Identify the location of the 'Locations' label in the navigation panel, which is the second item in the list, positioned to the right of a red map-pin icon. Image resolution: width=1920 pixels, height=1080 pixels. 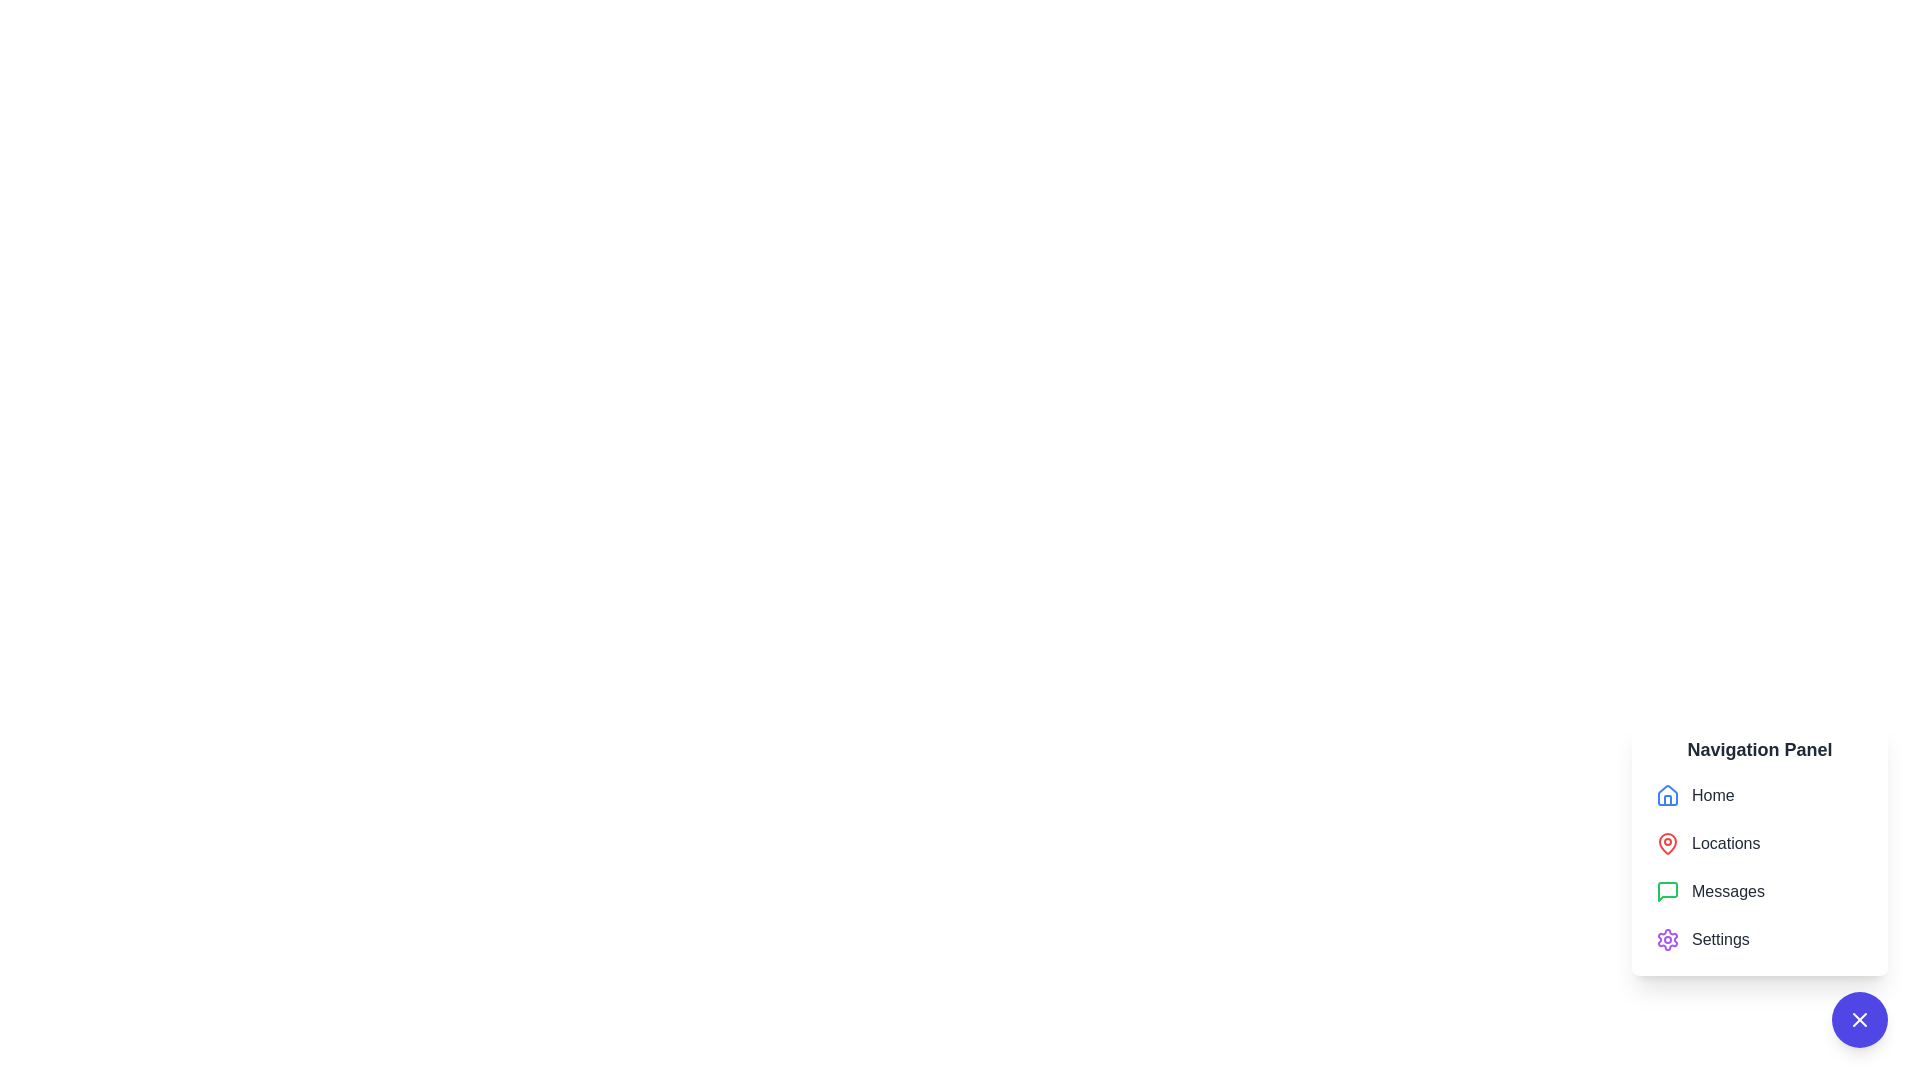
(1725, 844).